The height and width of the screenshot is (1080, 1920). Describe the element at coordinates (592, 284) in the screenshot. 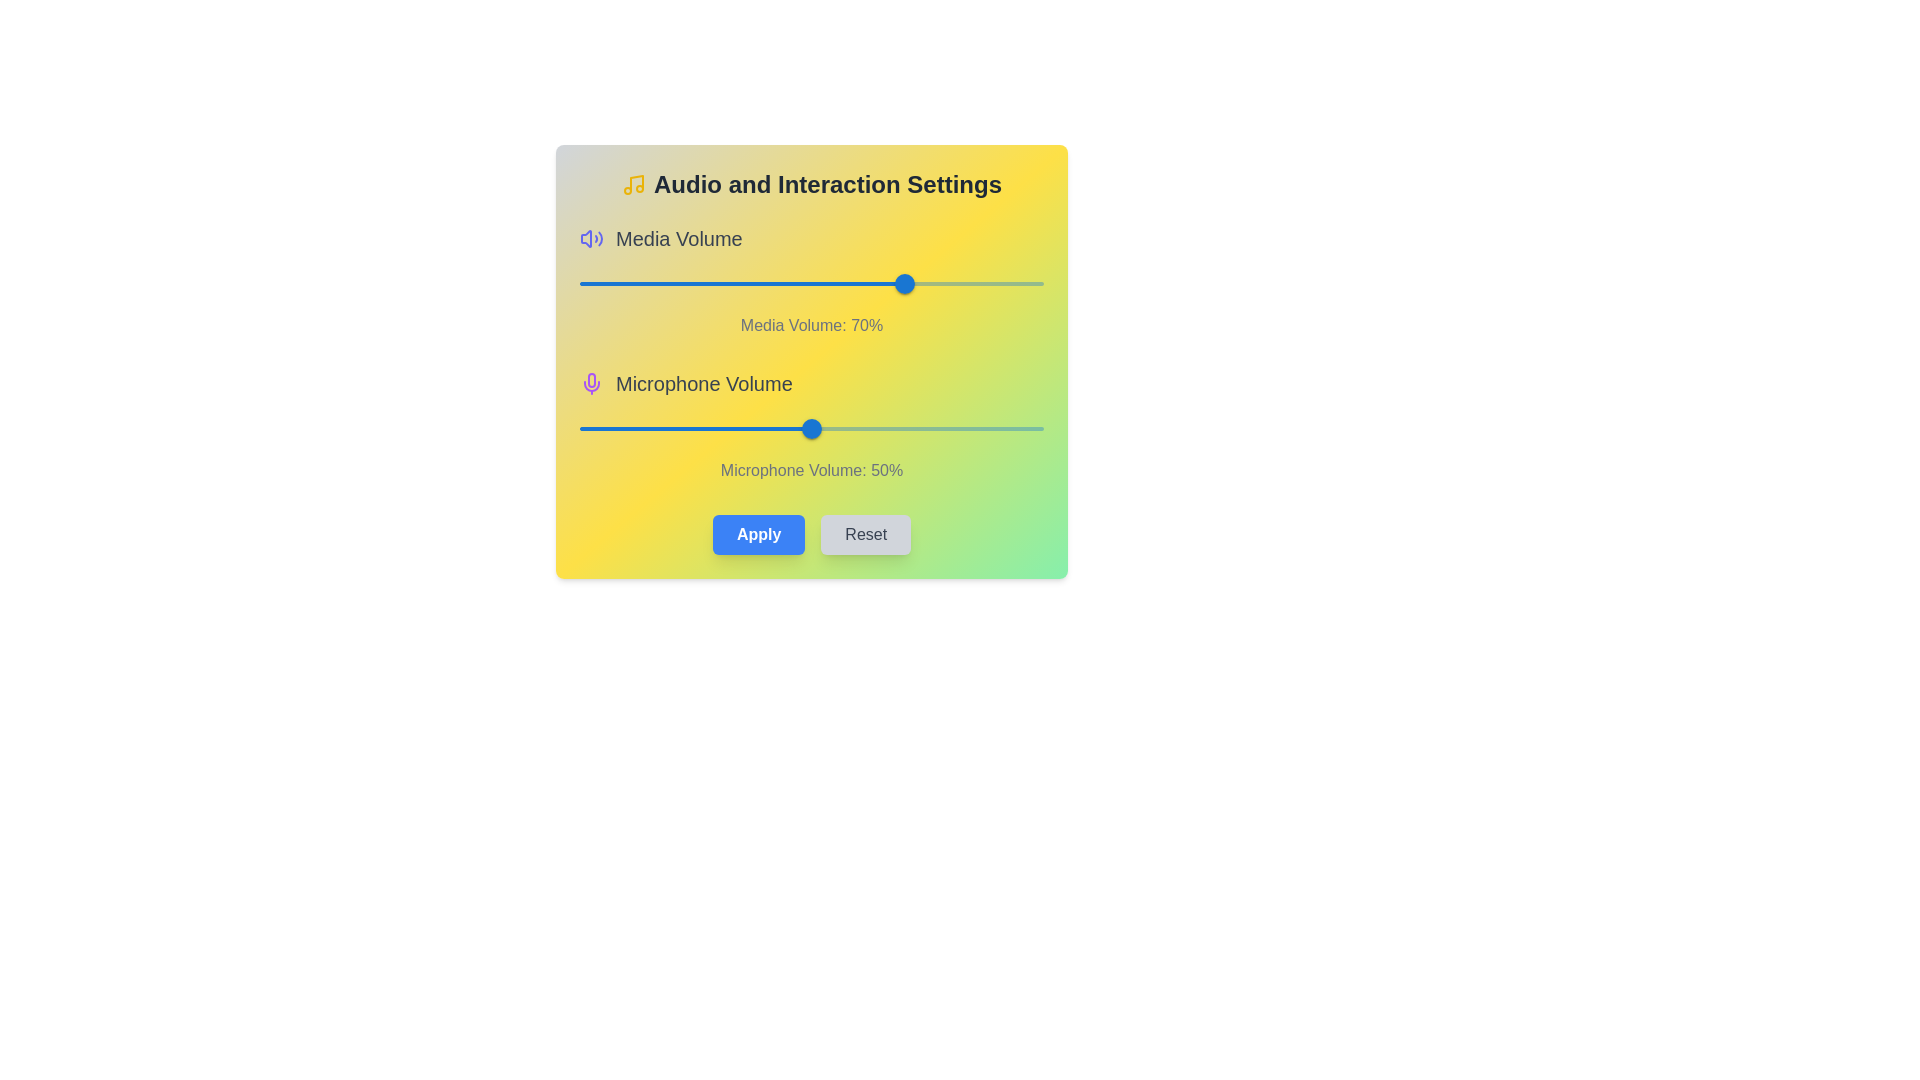

I see `the slider value` at that location.